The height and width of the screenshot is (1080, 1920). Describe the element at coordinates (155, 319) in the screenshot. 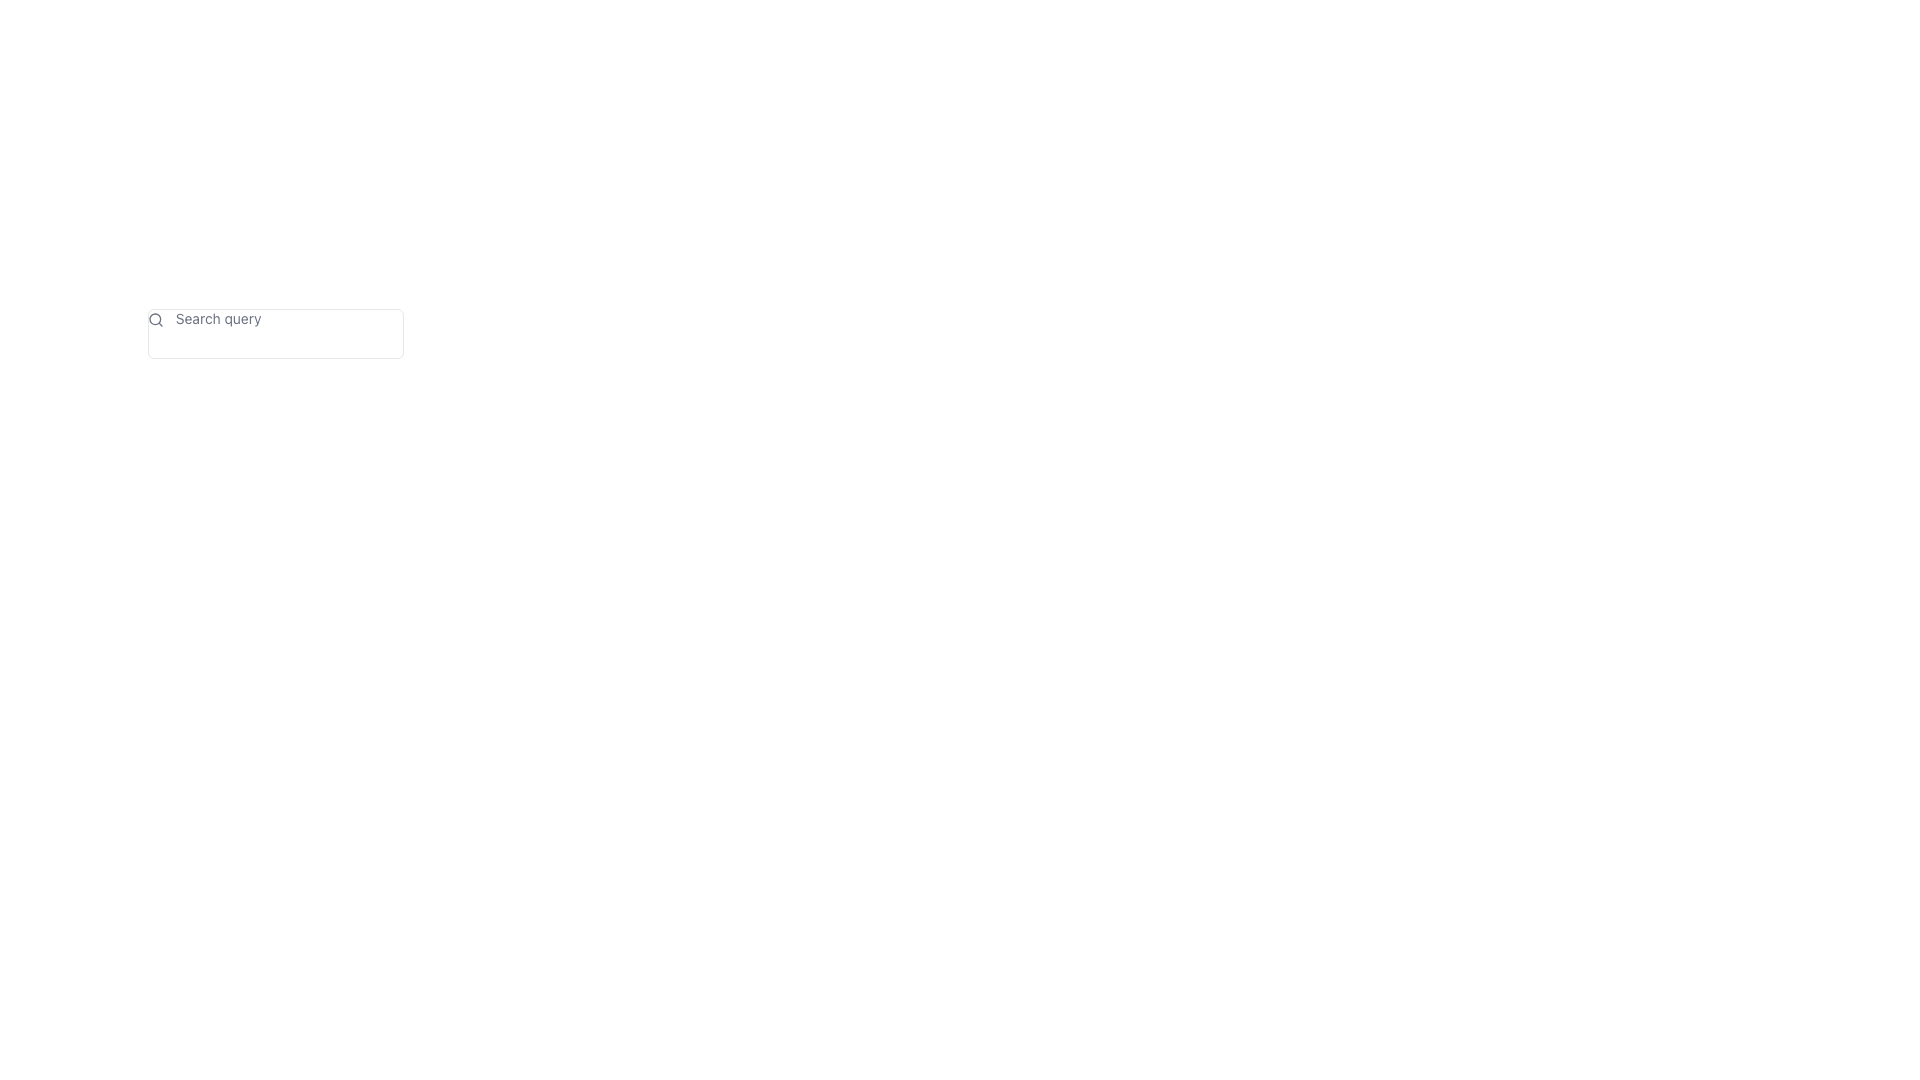

I see `the magnifying glass icon located to the left of the 'Search query' text to initiate a search operation` at that location.